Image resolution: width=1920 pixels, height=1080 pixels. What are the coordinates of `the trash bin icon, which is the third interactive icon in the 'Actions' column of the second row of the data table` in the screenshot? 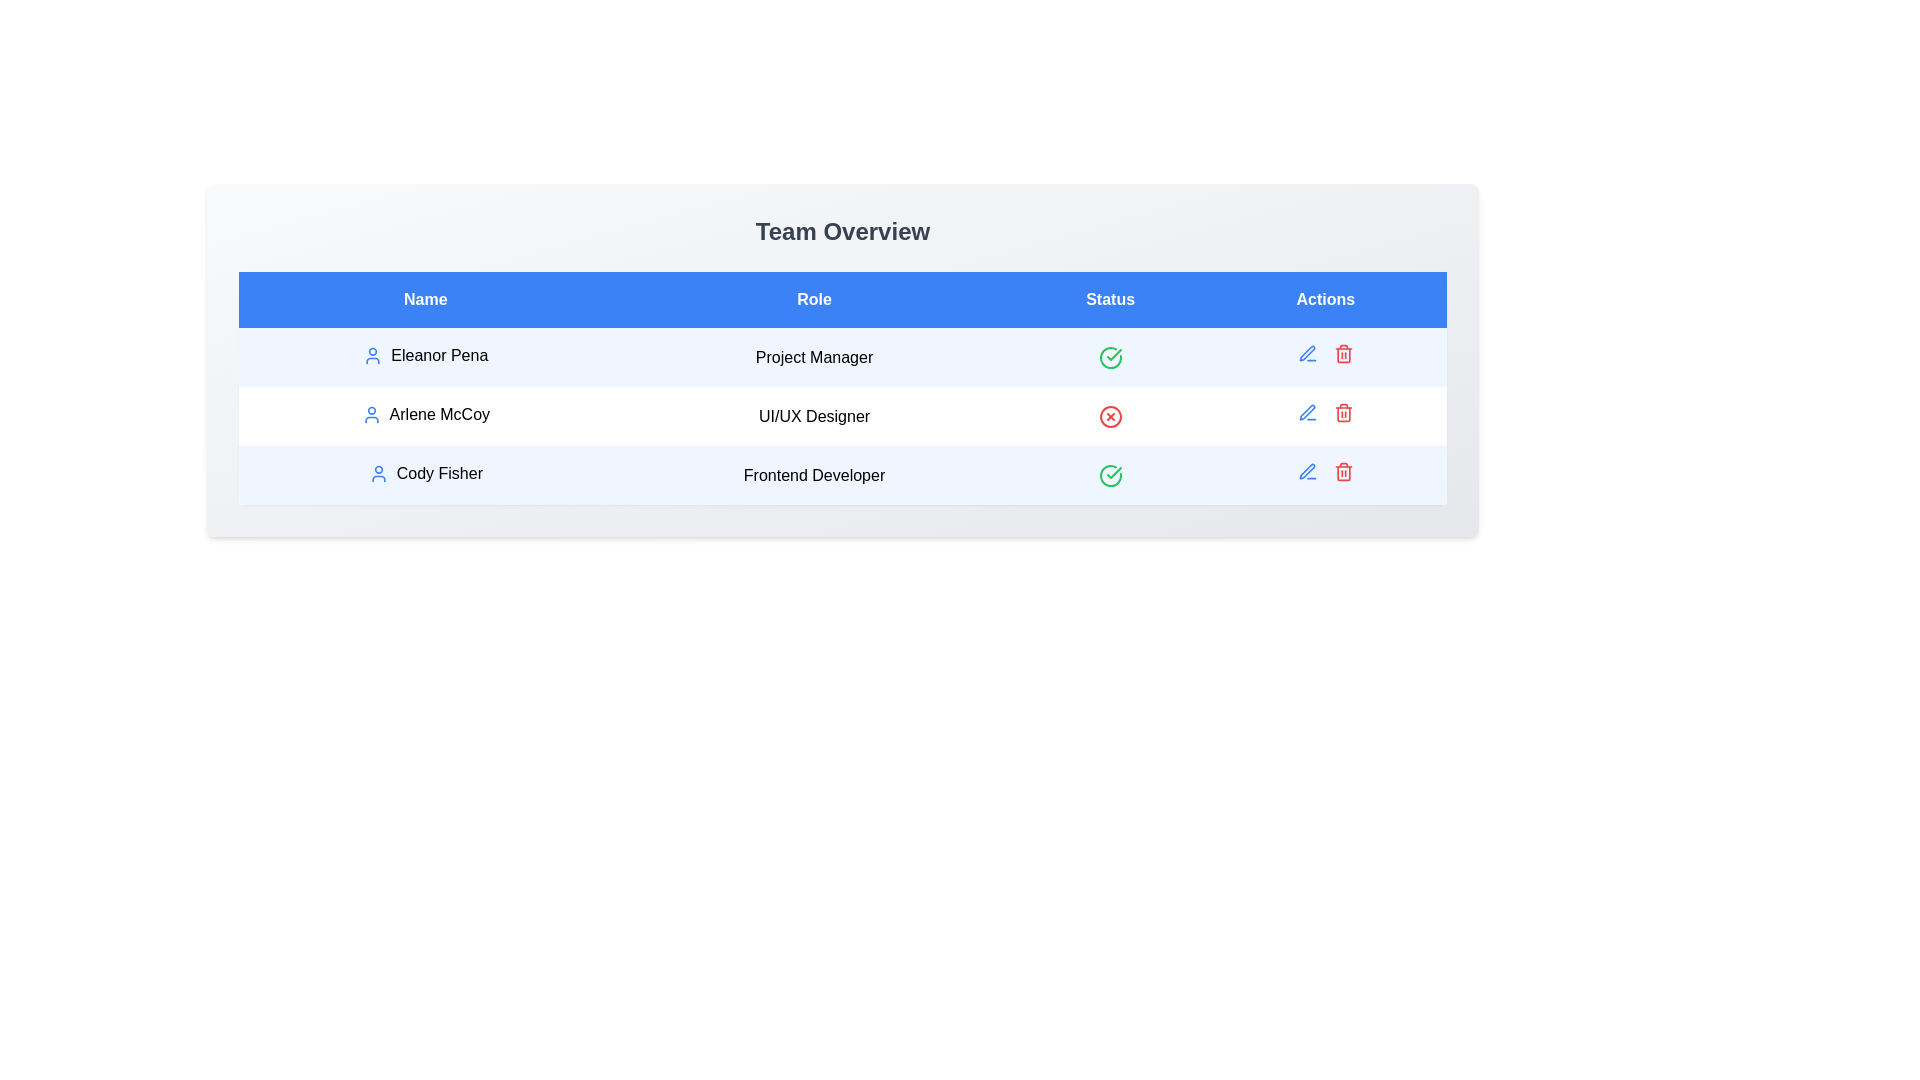 It's located at (1344, 353).